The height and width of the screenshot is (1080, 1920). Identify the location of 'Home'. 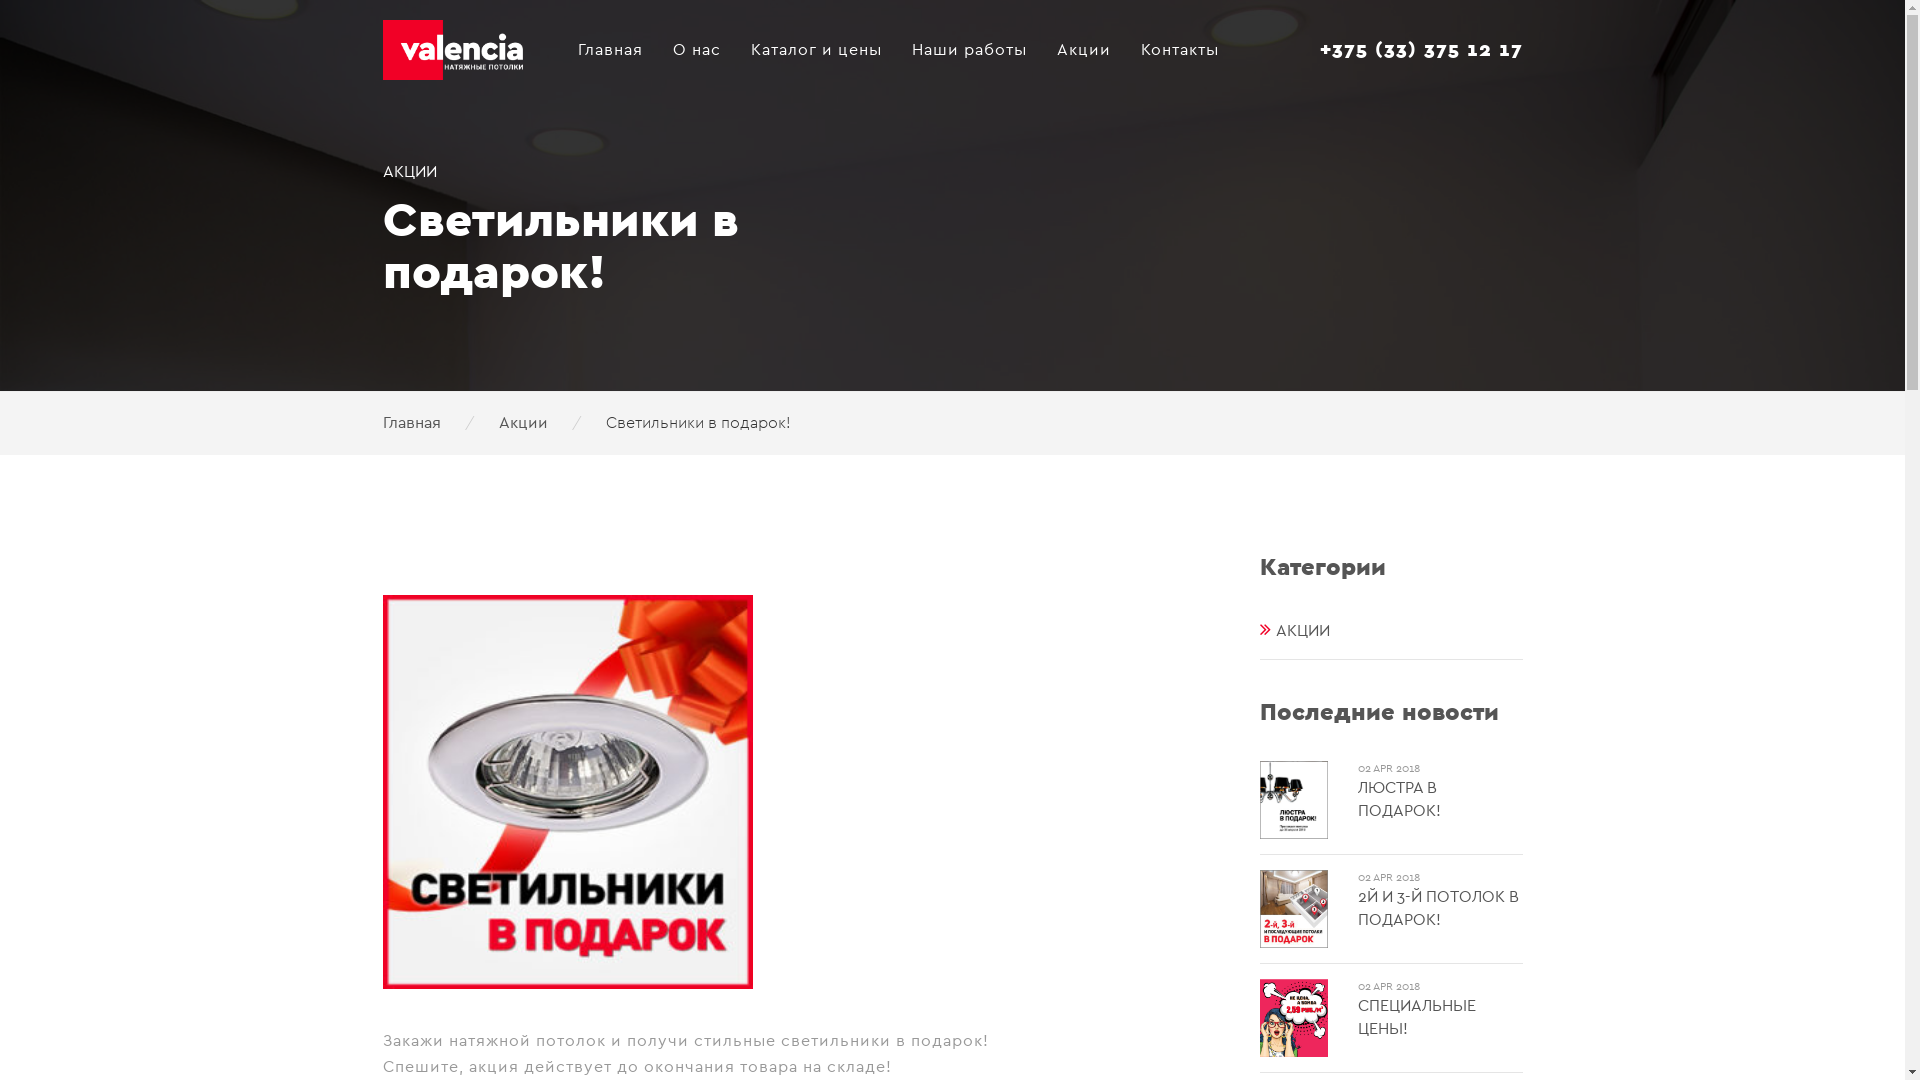
(464, 24).